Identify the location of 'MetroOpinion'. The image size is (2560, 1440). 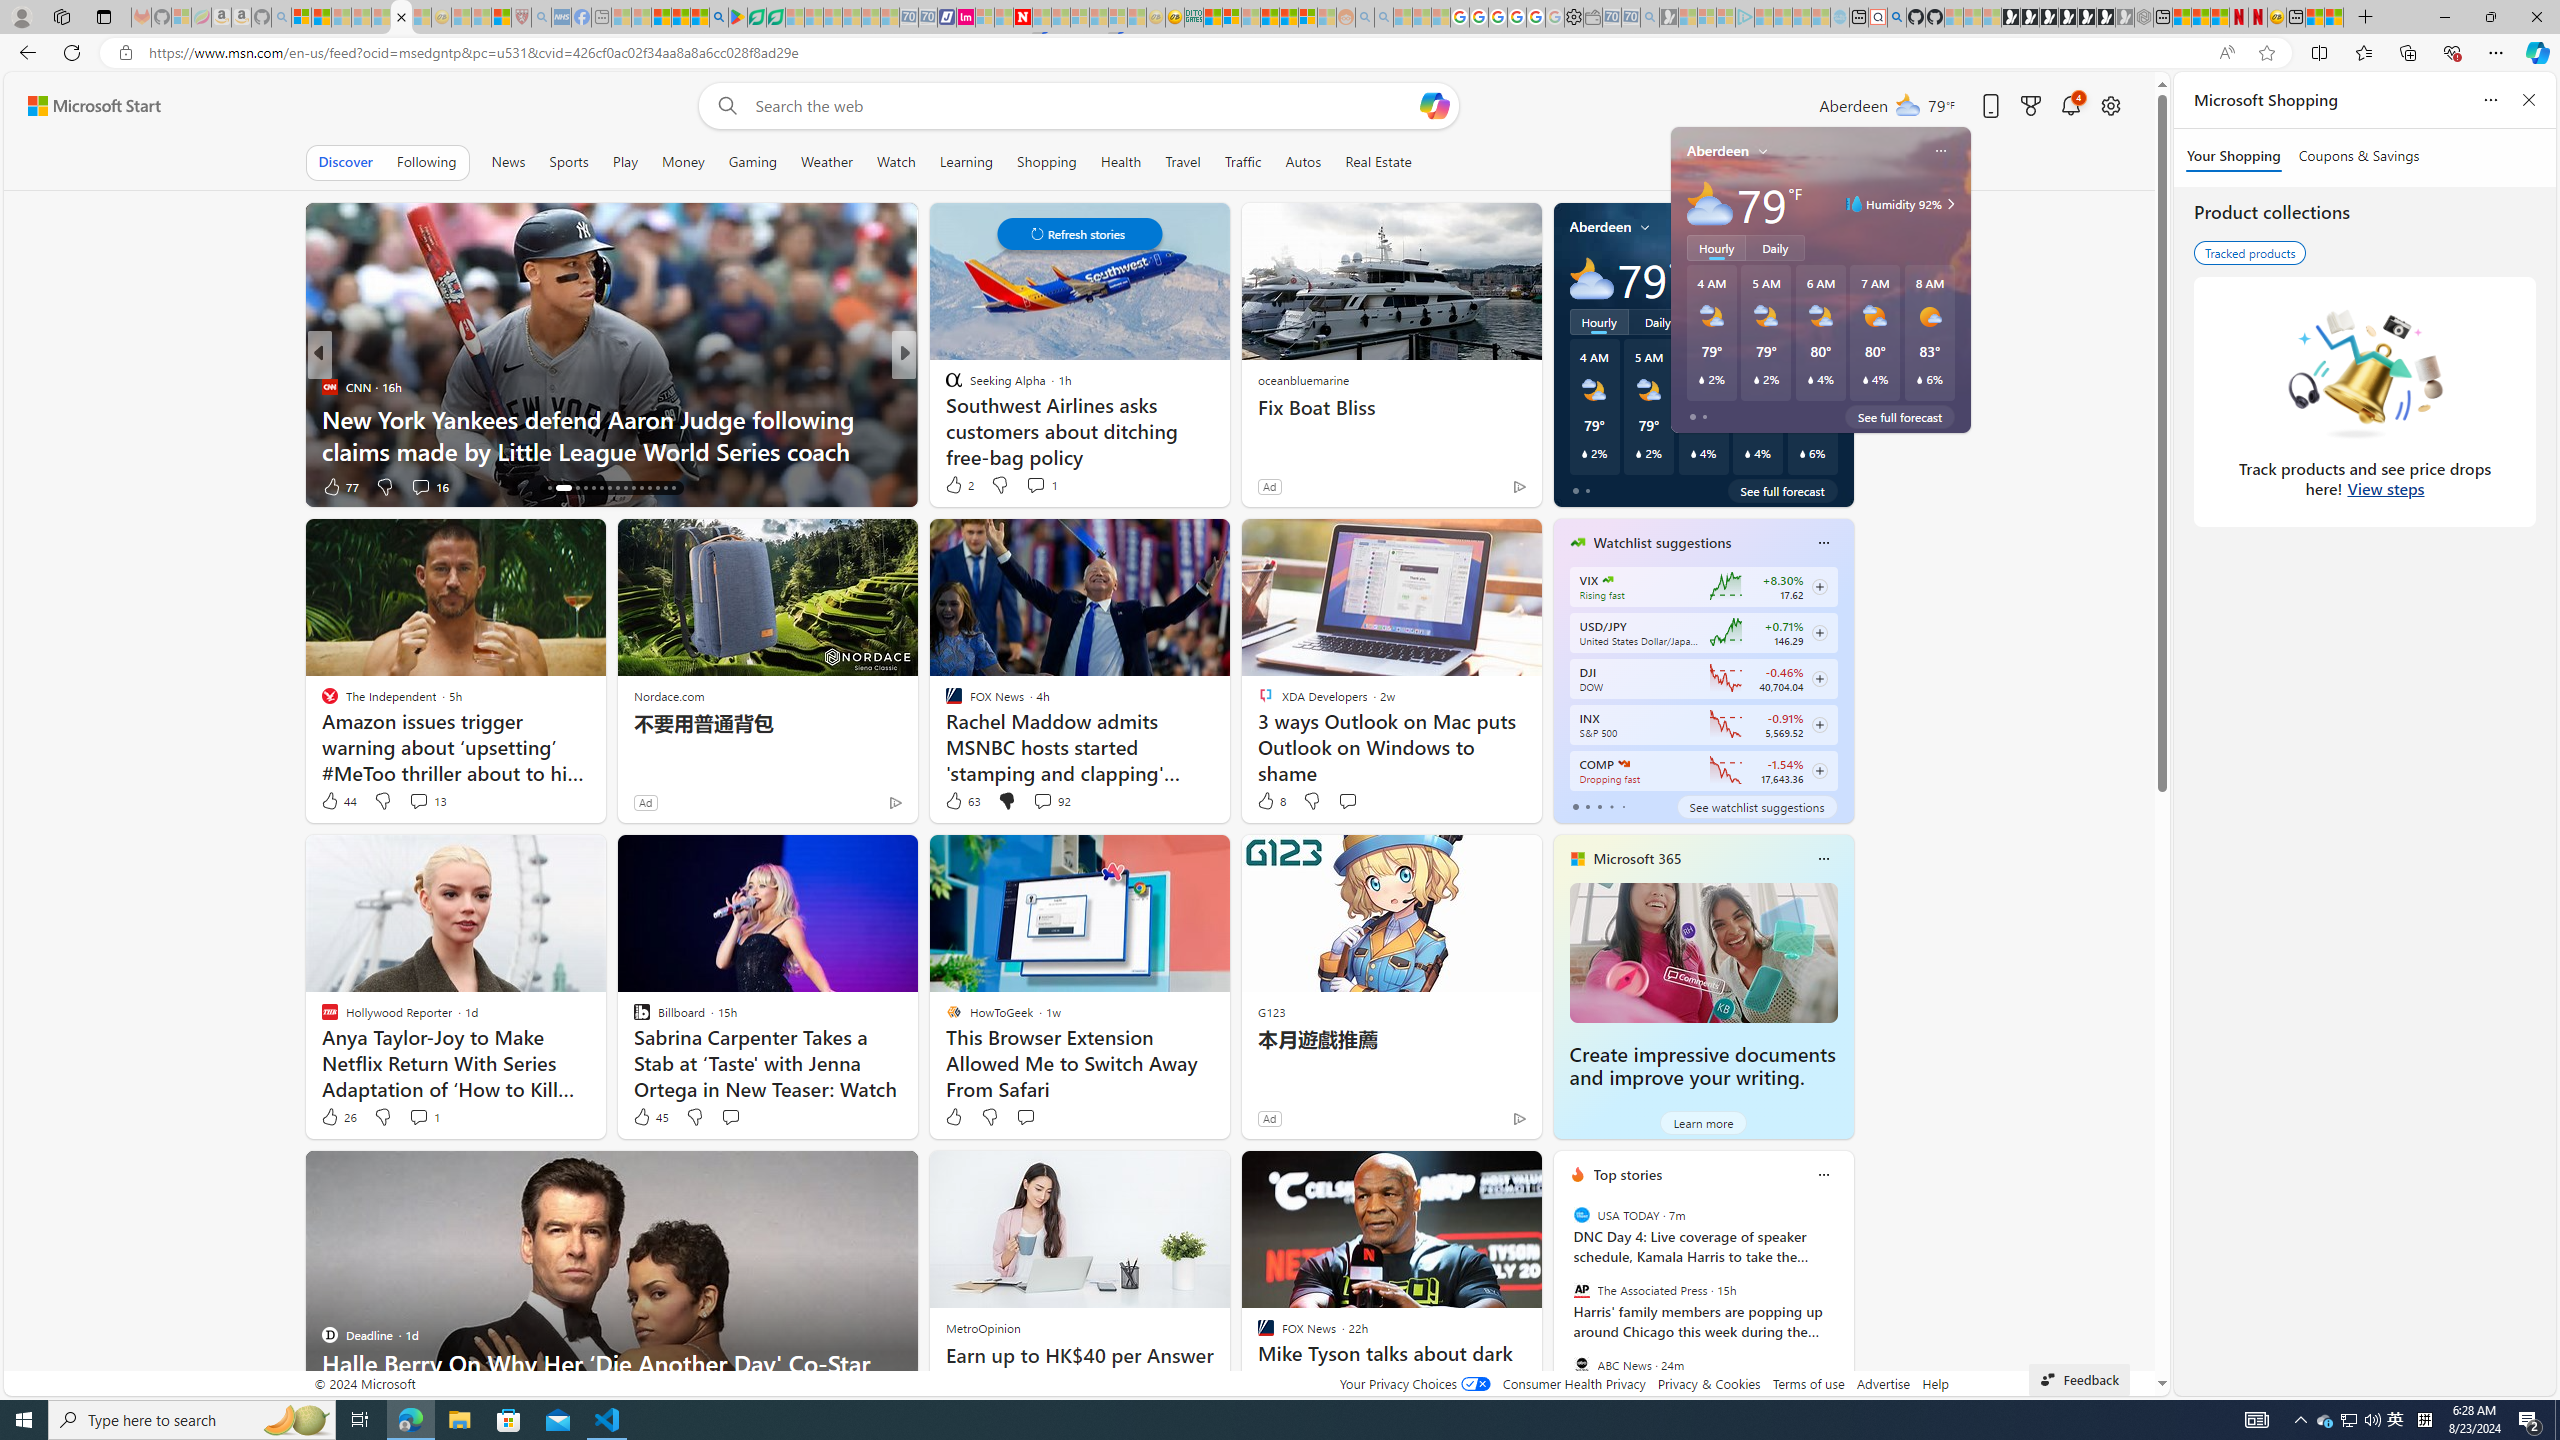
(982, 1328).